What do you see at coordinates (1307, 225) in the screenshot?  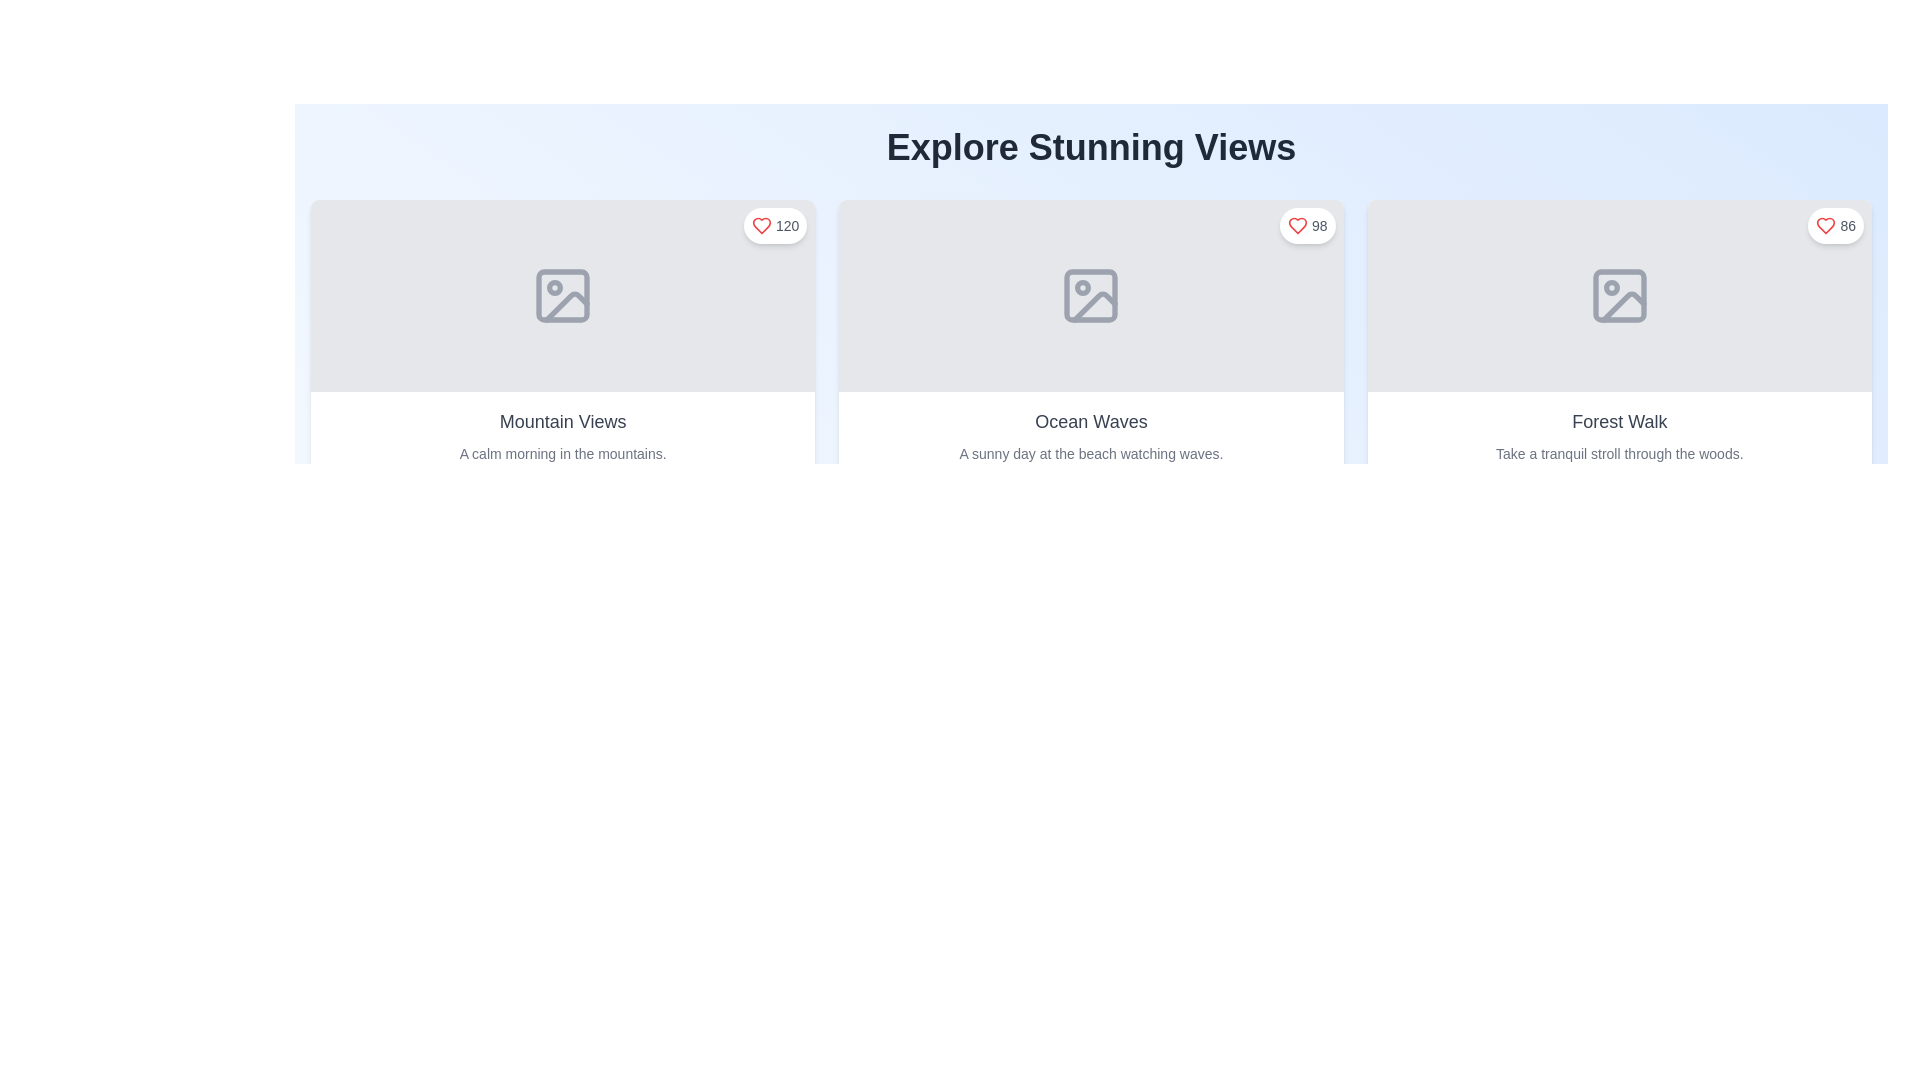 I see `the Information badge located at the top-right corner of the 'Ocean Waves' card, which displays a heart icon and a like count` at bounding box center [1307, 225].